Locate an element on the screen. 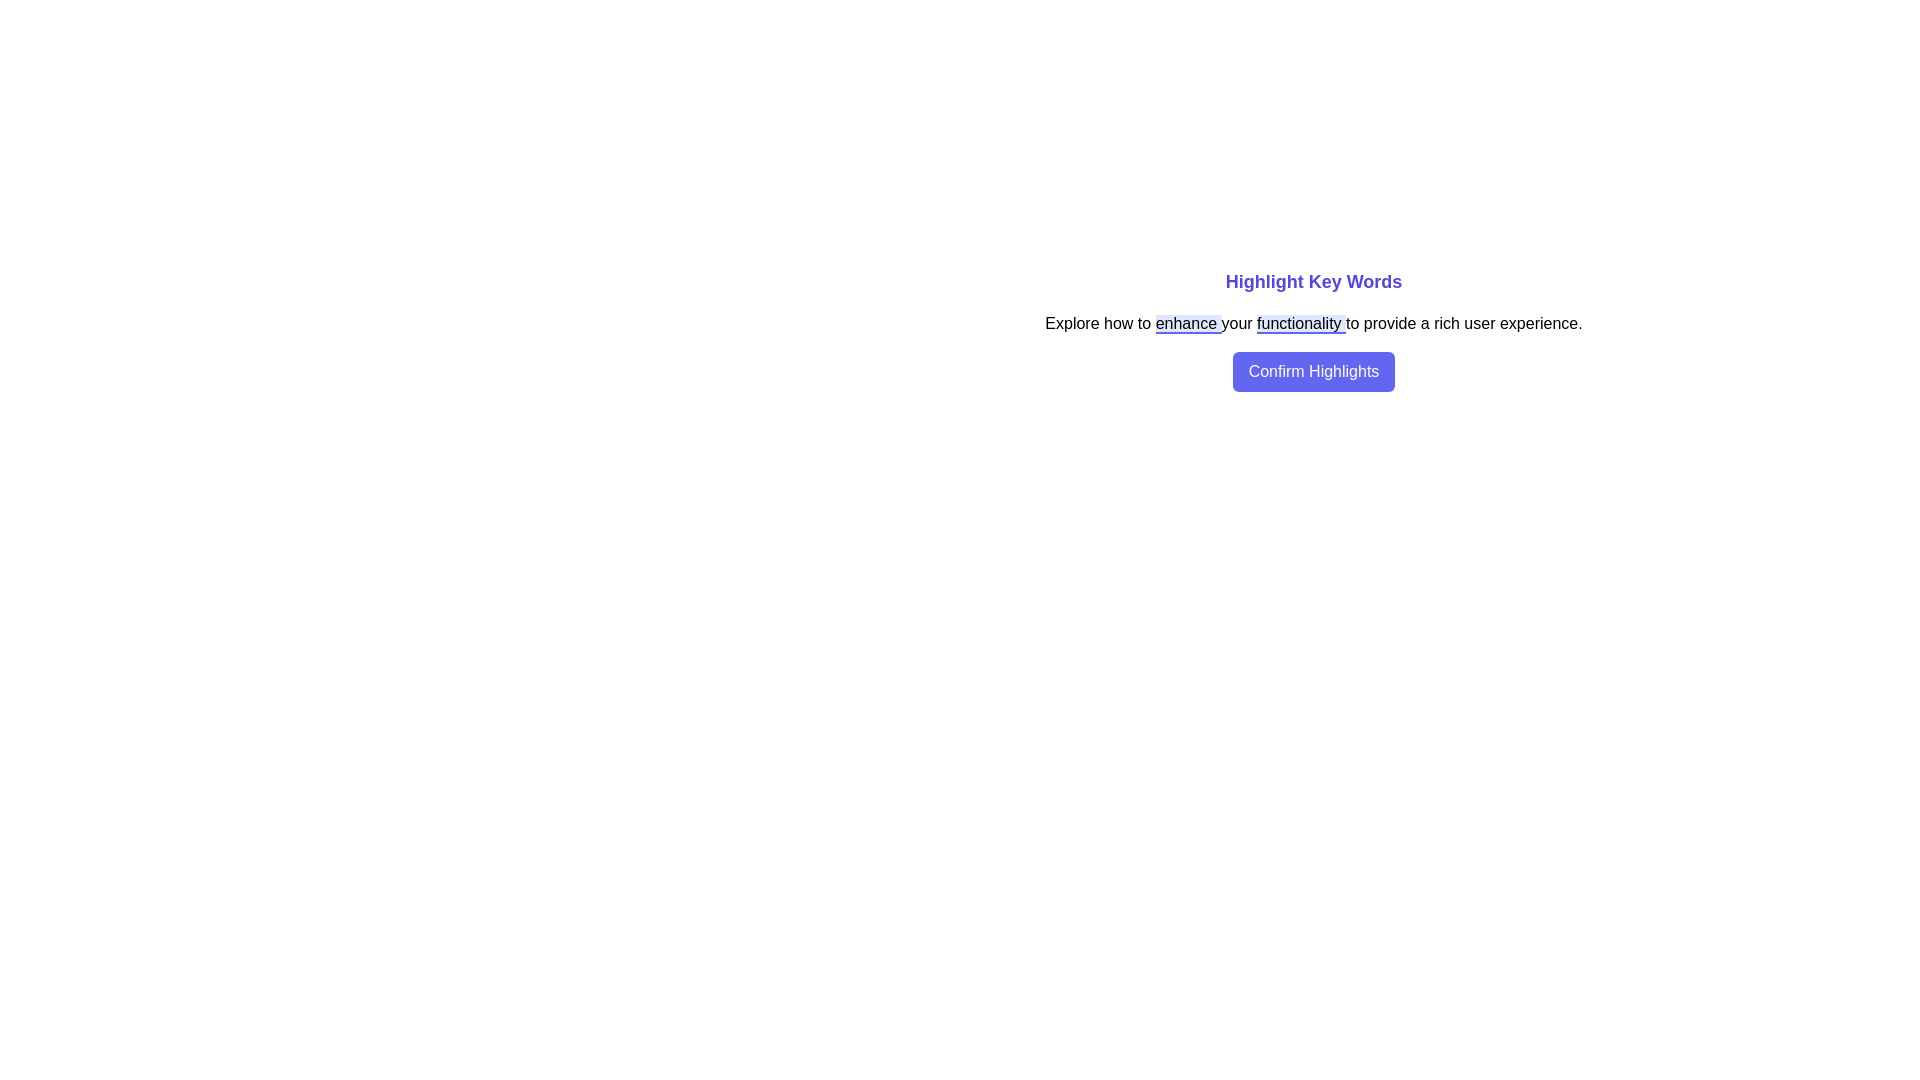 The height and width of the screenshot is (1080, 1920). the text element displaying the word 'how' which is the second word in the sentence 'Explore how to enhance your functionality to provide a rich user experience.' is located at coordinates (1120, 323).